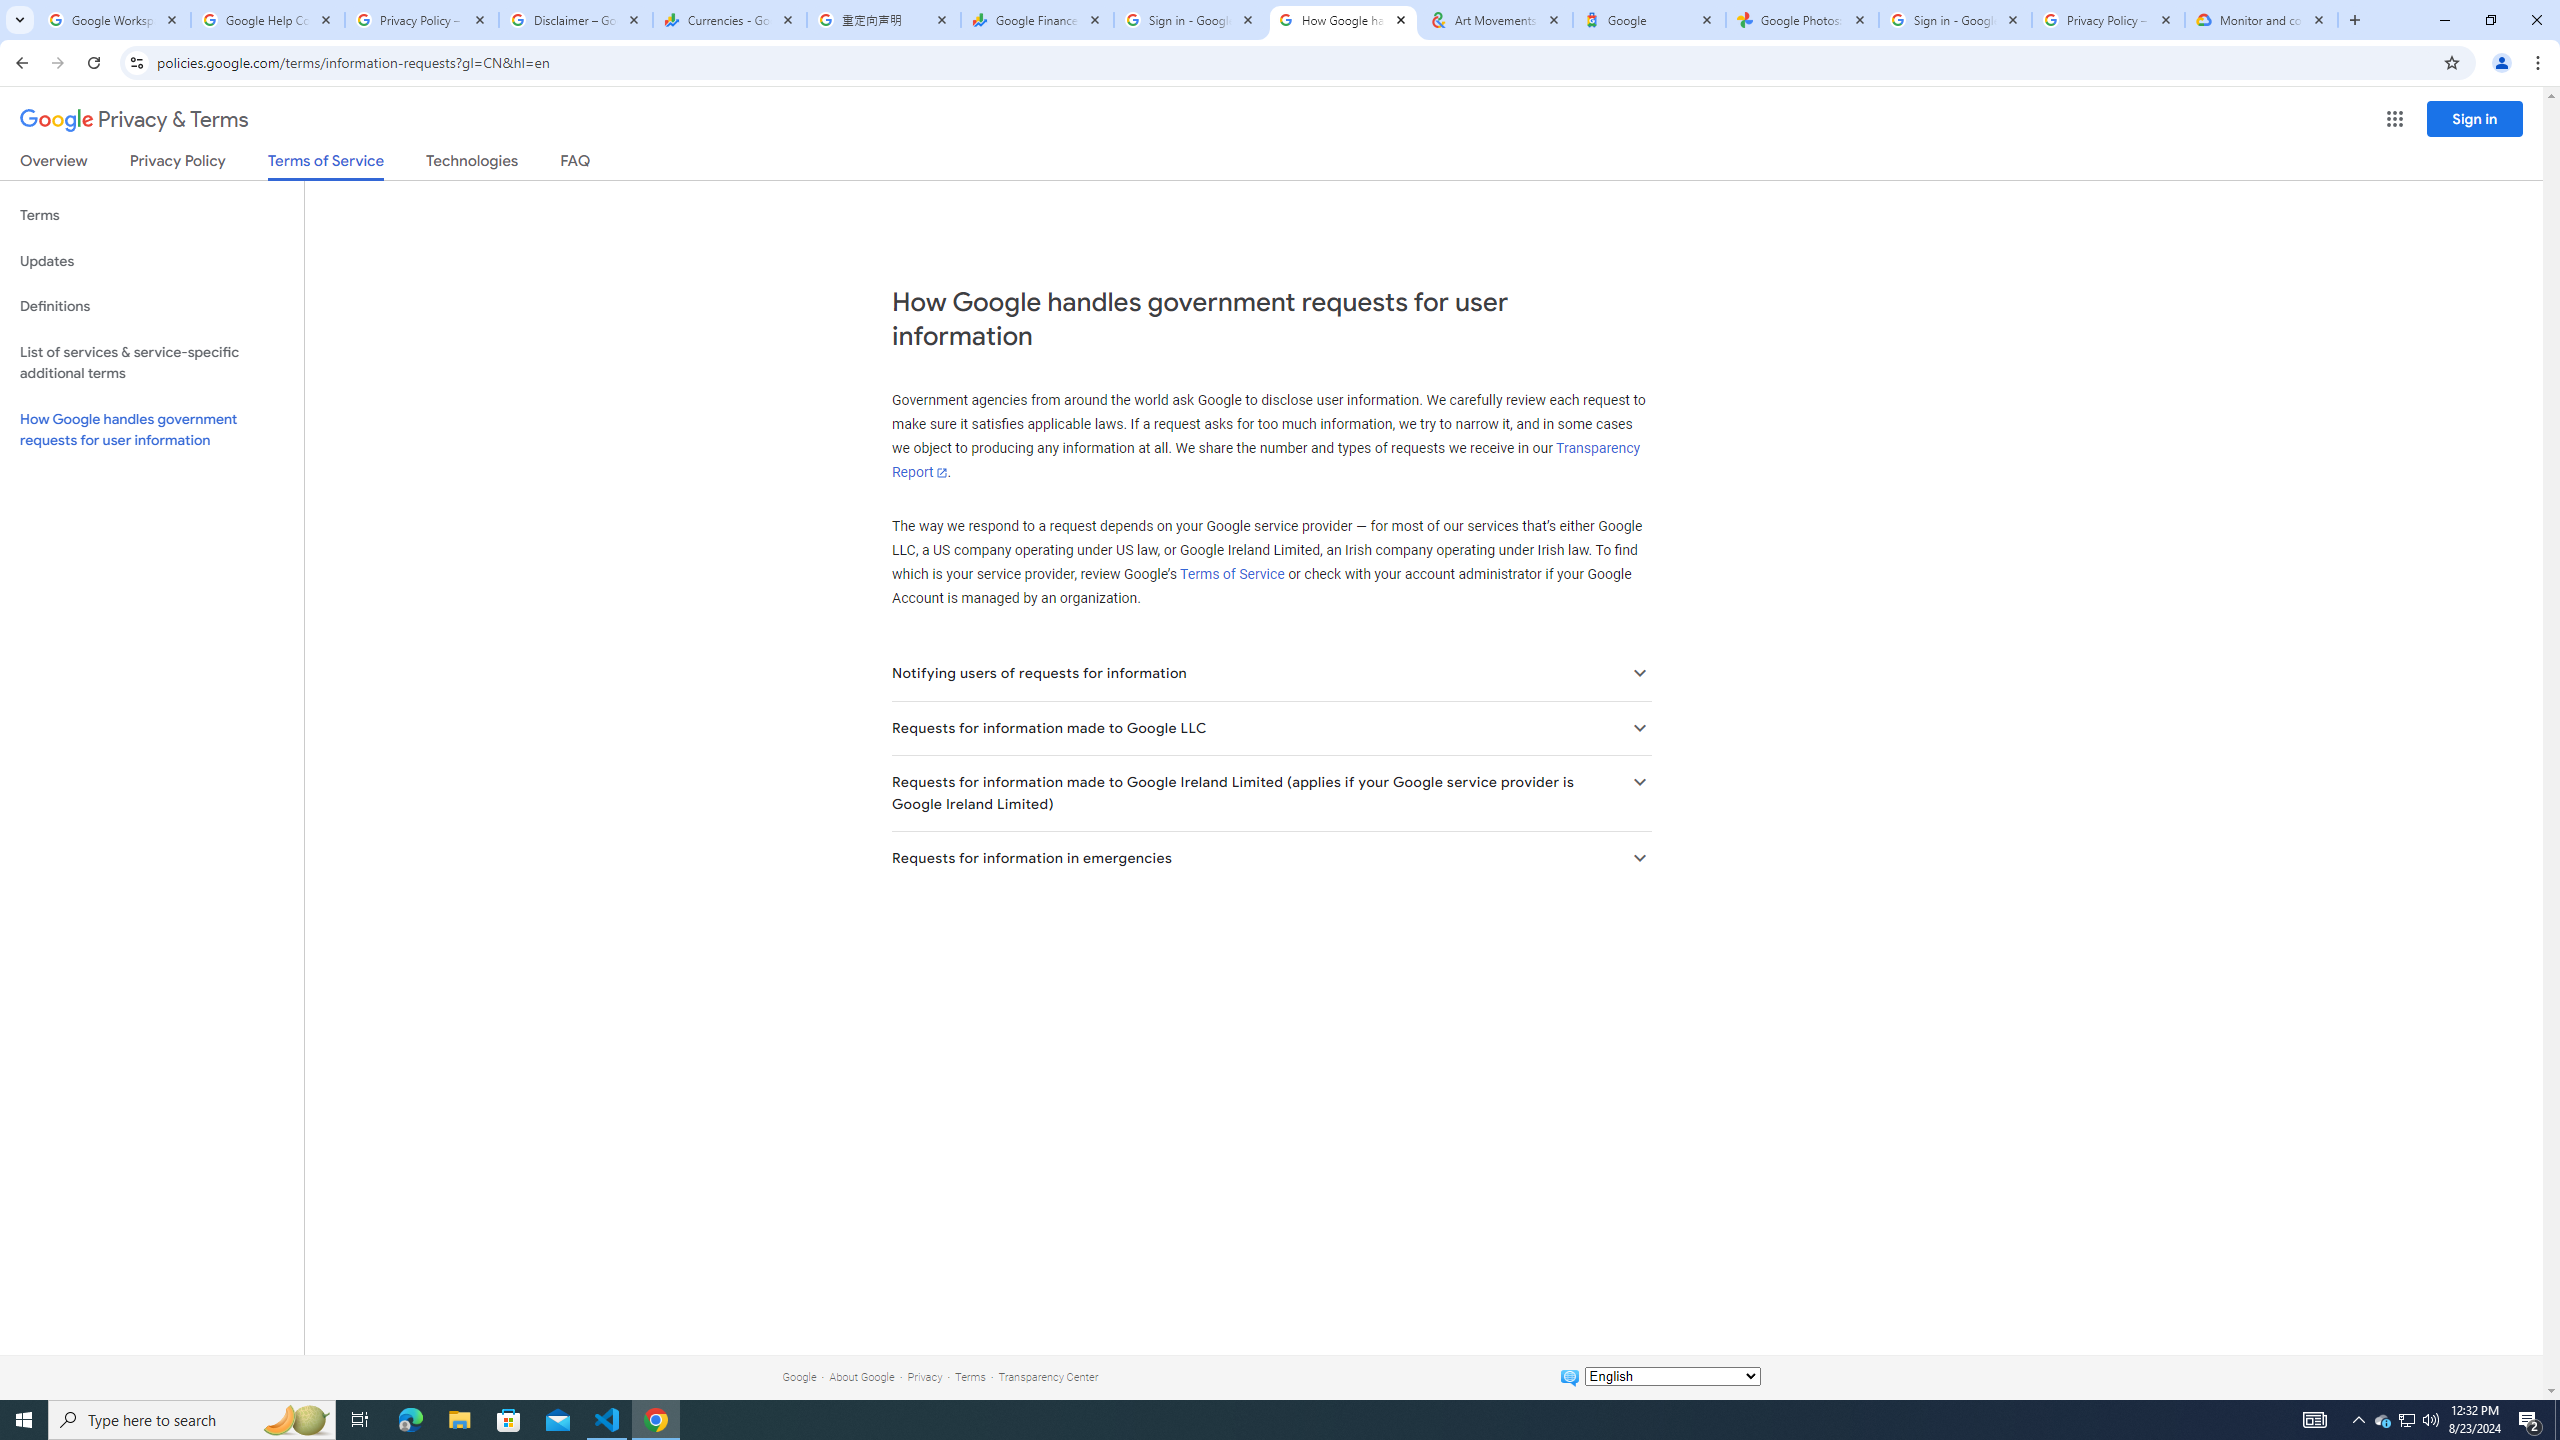  What do you see at coordinates (1671, 1374) in the screenshot?
I see `'Change language:'` at bounding box center [1671, 1374].